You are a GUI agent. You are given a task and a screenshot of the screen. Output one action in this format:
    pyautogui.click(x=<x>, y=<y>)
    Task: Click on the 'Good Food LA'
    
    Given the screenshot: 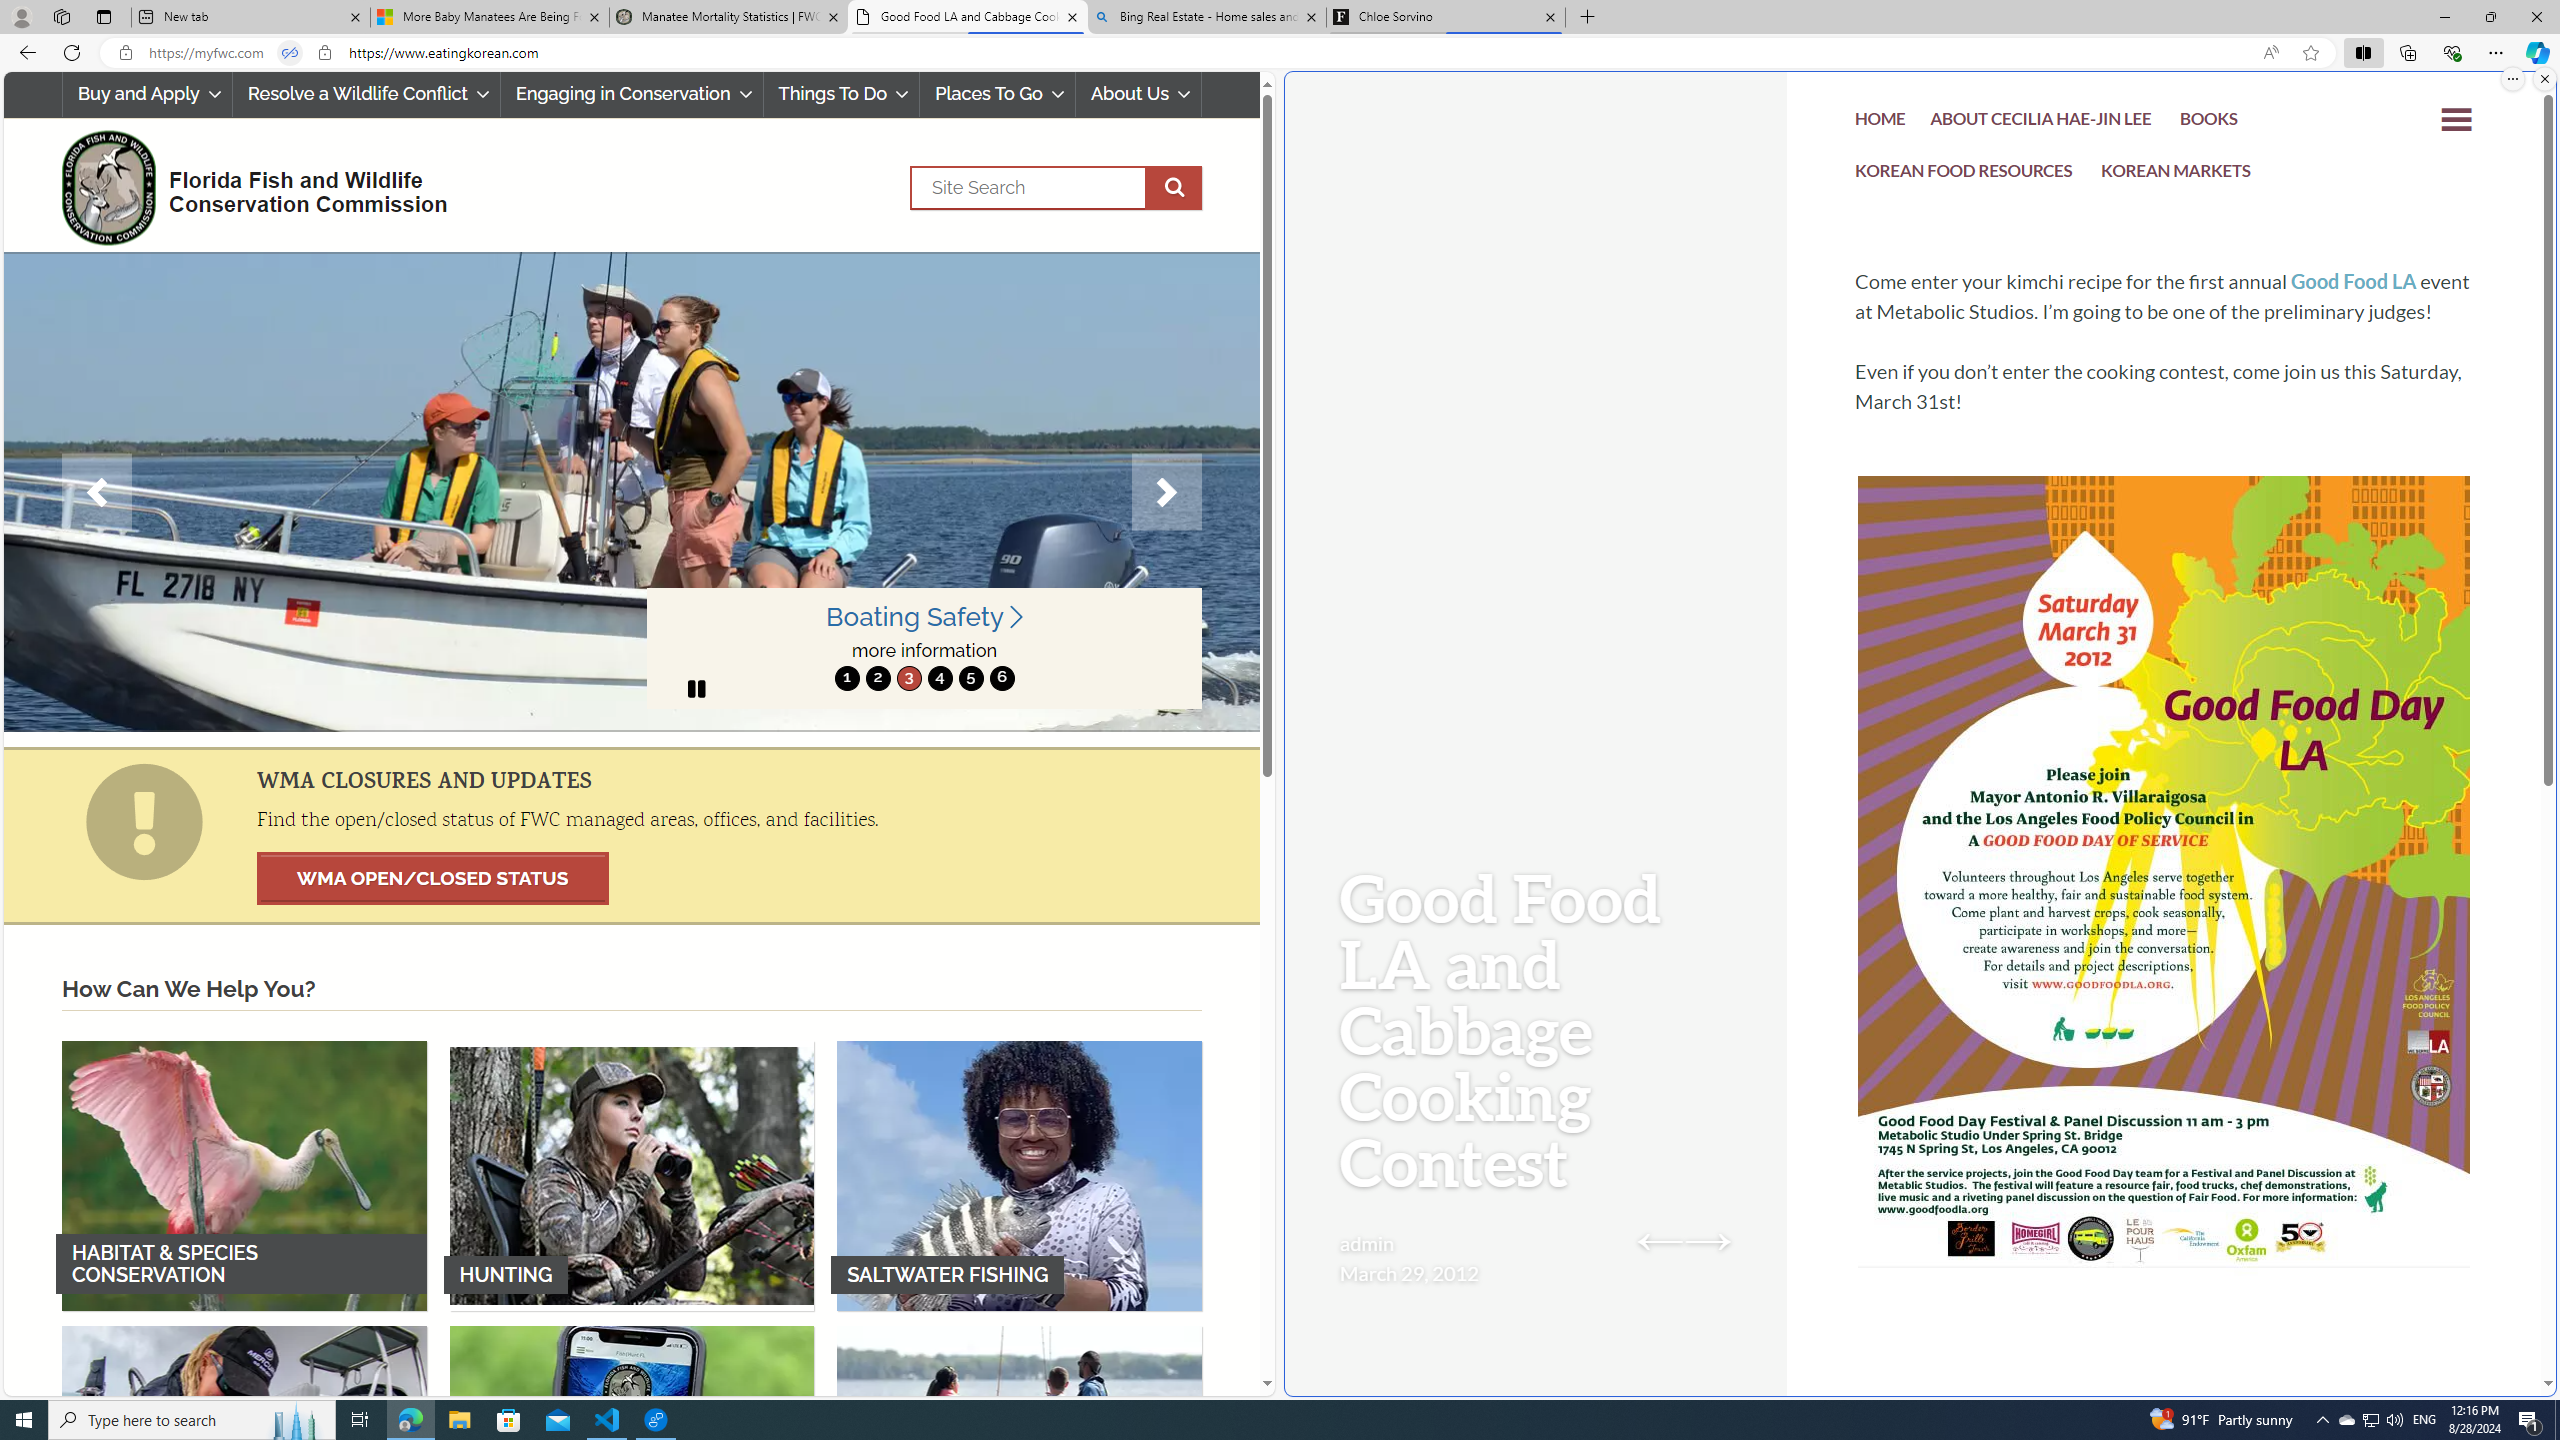 What is the action you would take?
    pyautogui.click(x=2352, y=280)
    